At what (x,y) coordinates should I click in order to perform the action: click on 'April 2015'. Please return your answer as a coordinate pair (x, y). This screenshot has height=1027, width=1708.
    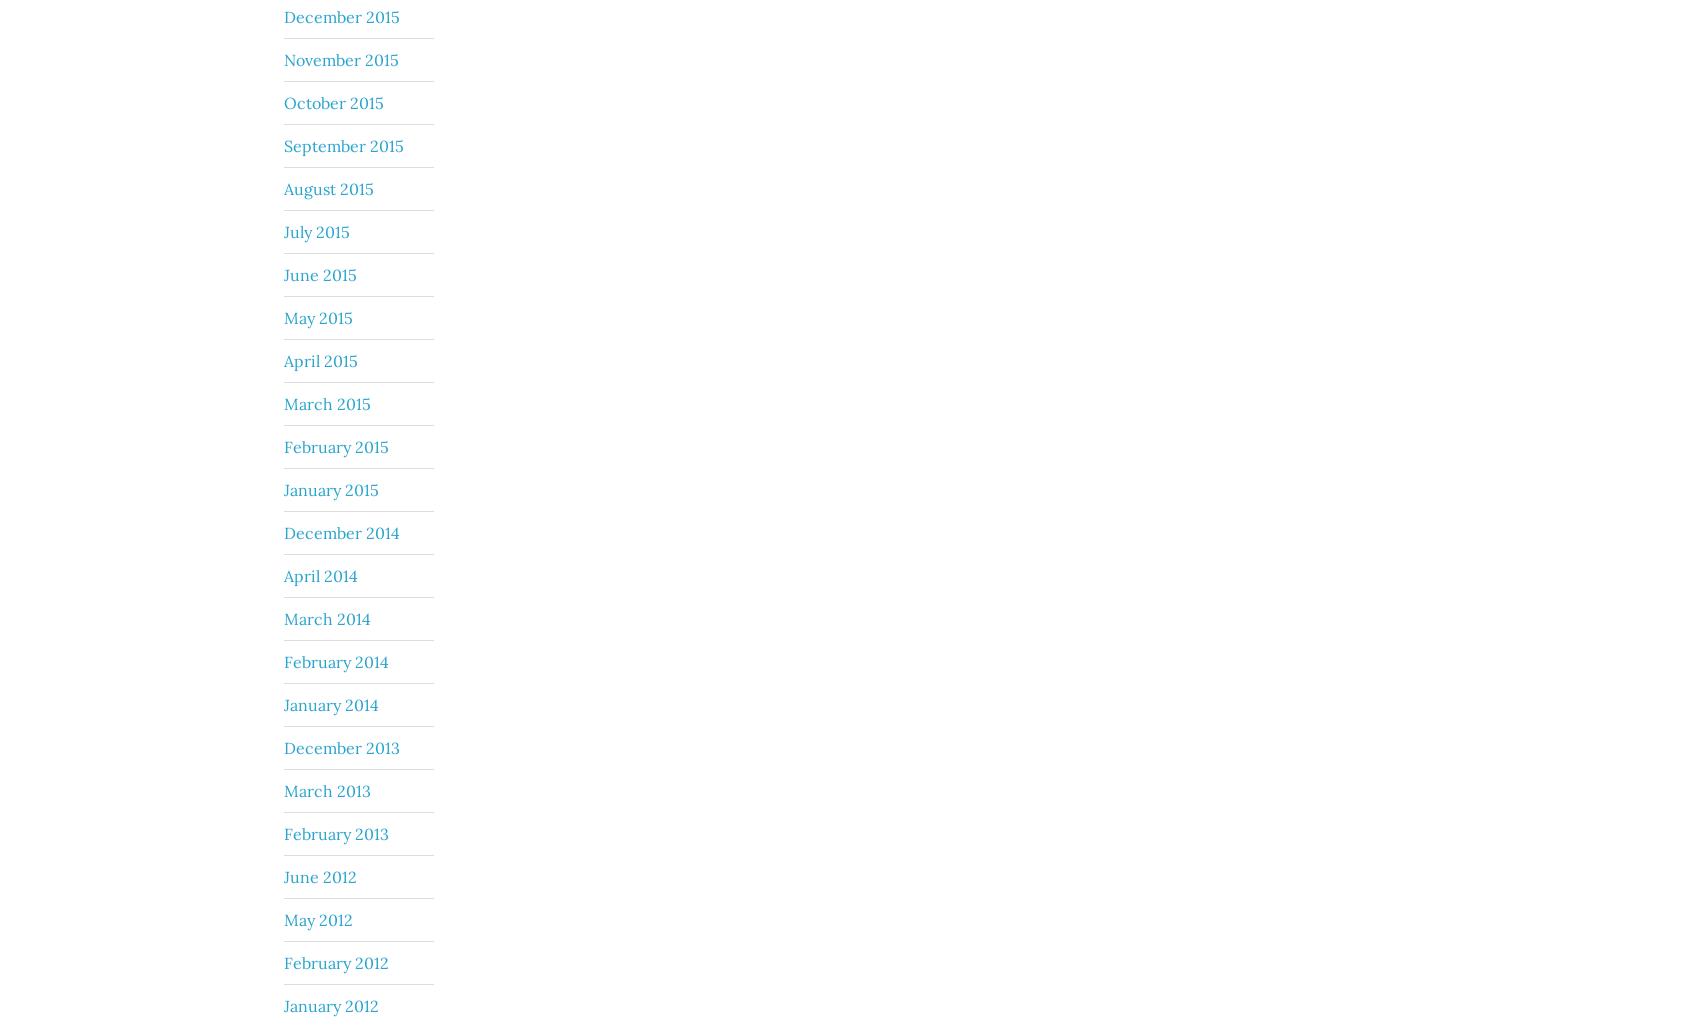
    Looking at the image, I should click on (284, 359).